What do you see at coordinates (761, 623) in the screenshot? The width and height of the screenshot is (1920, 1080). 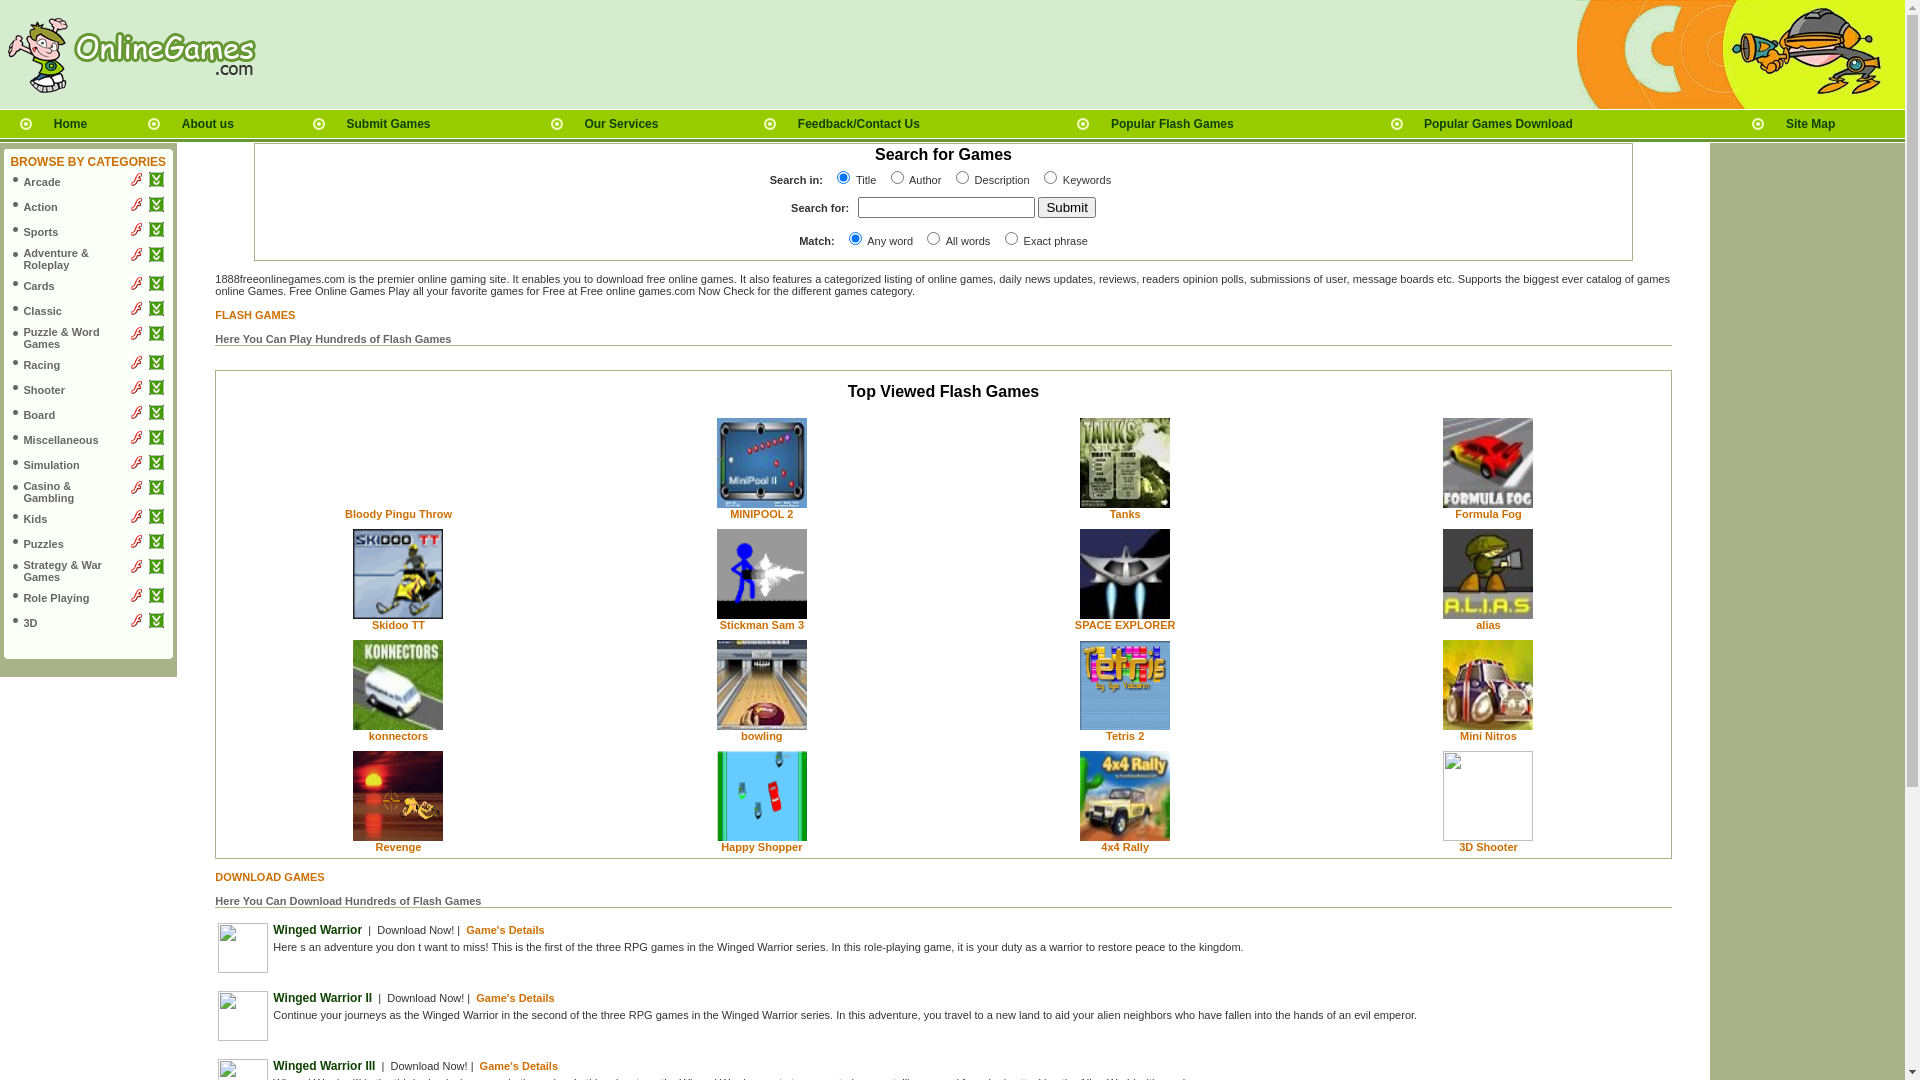 I see `'Stickman Sam 3'` at bounding box center [761, 623].